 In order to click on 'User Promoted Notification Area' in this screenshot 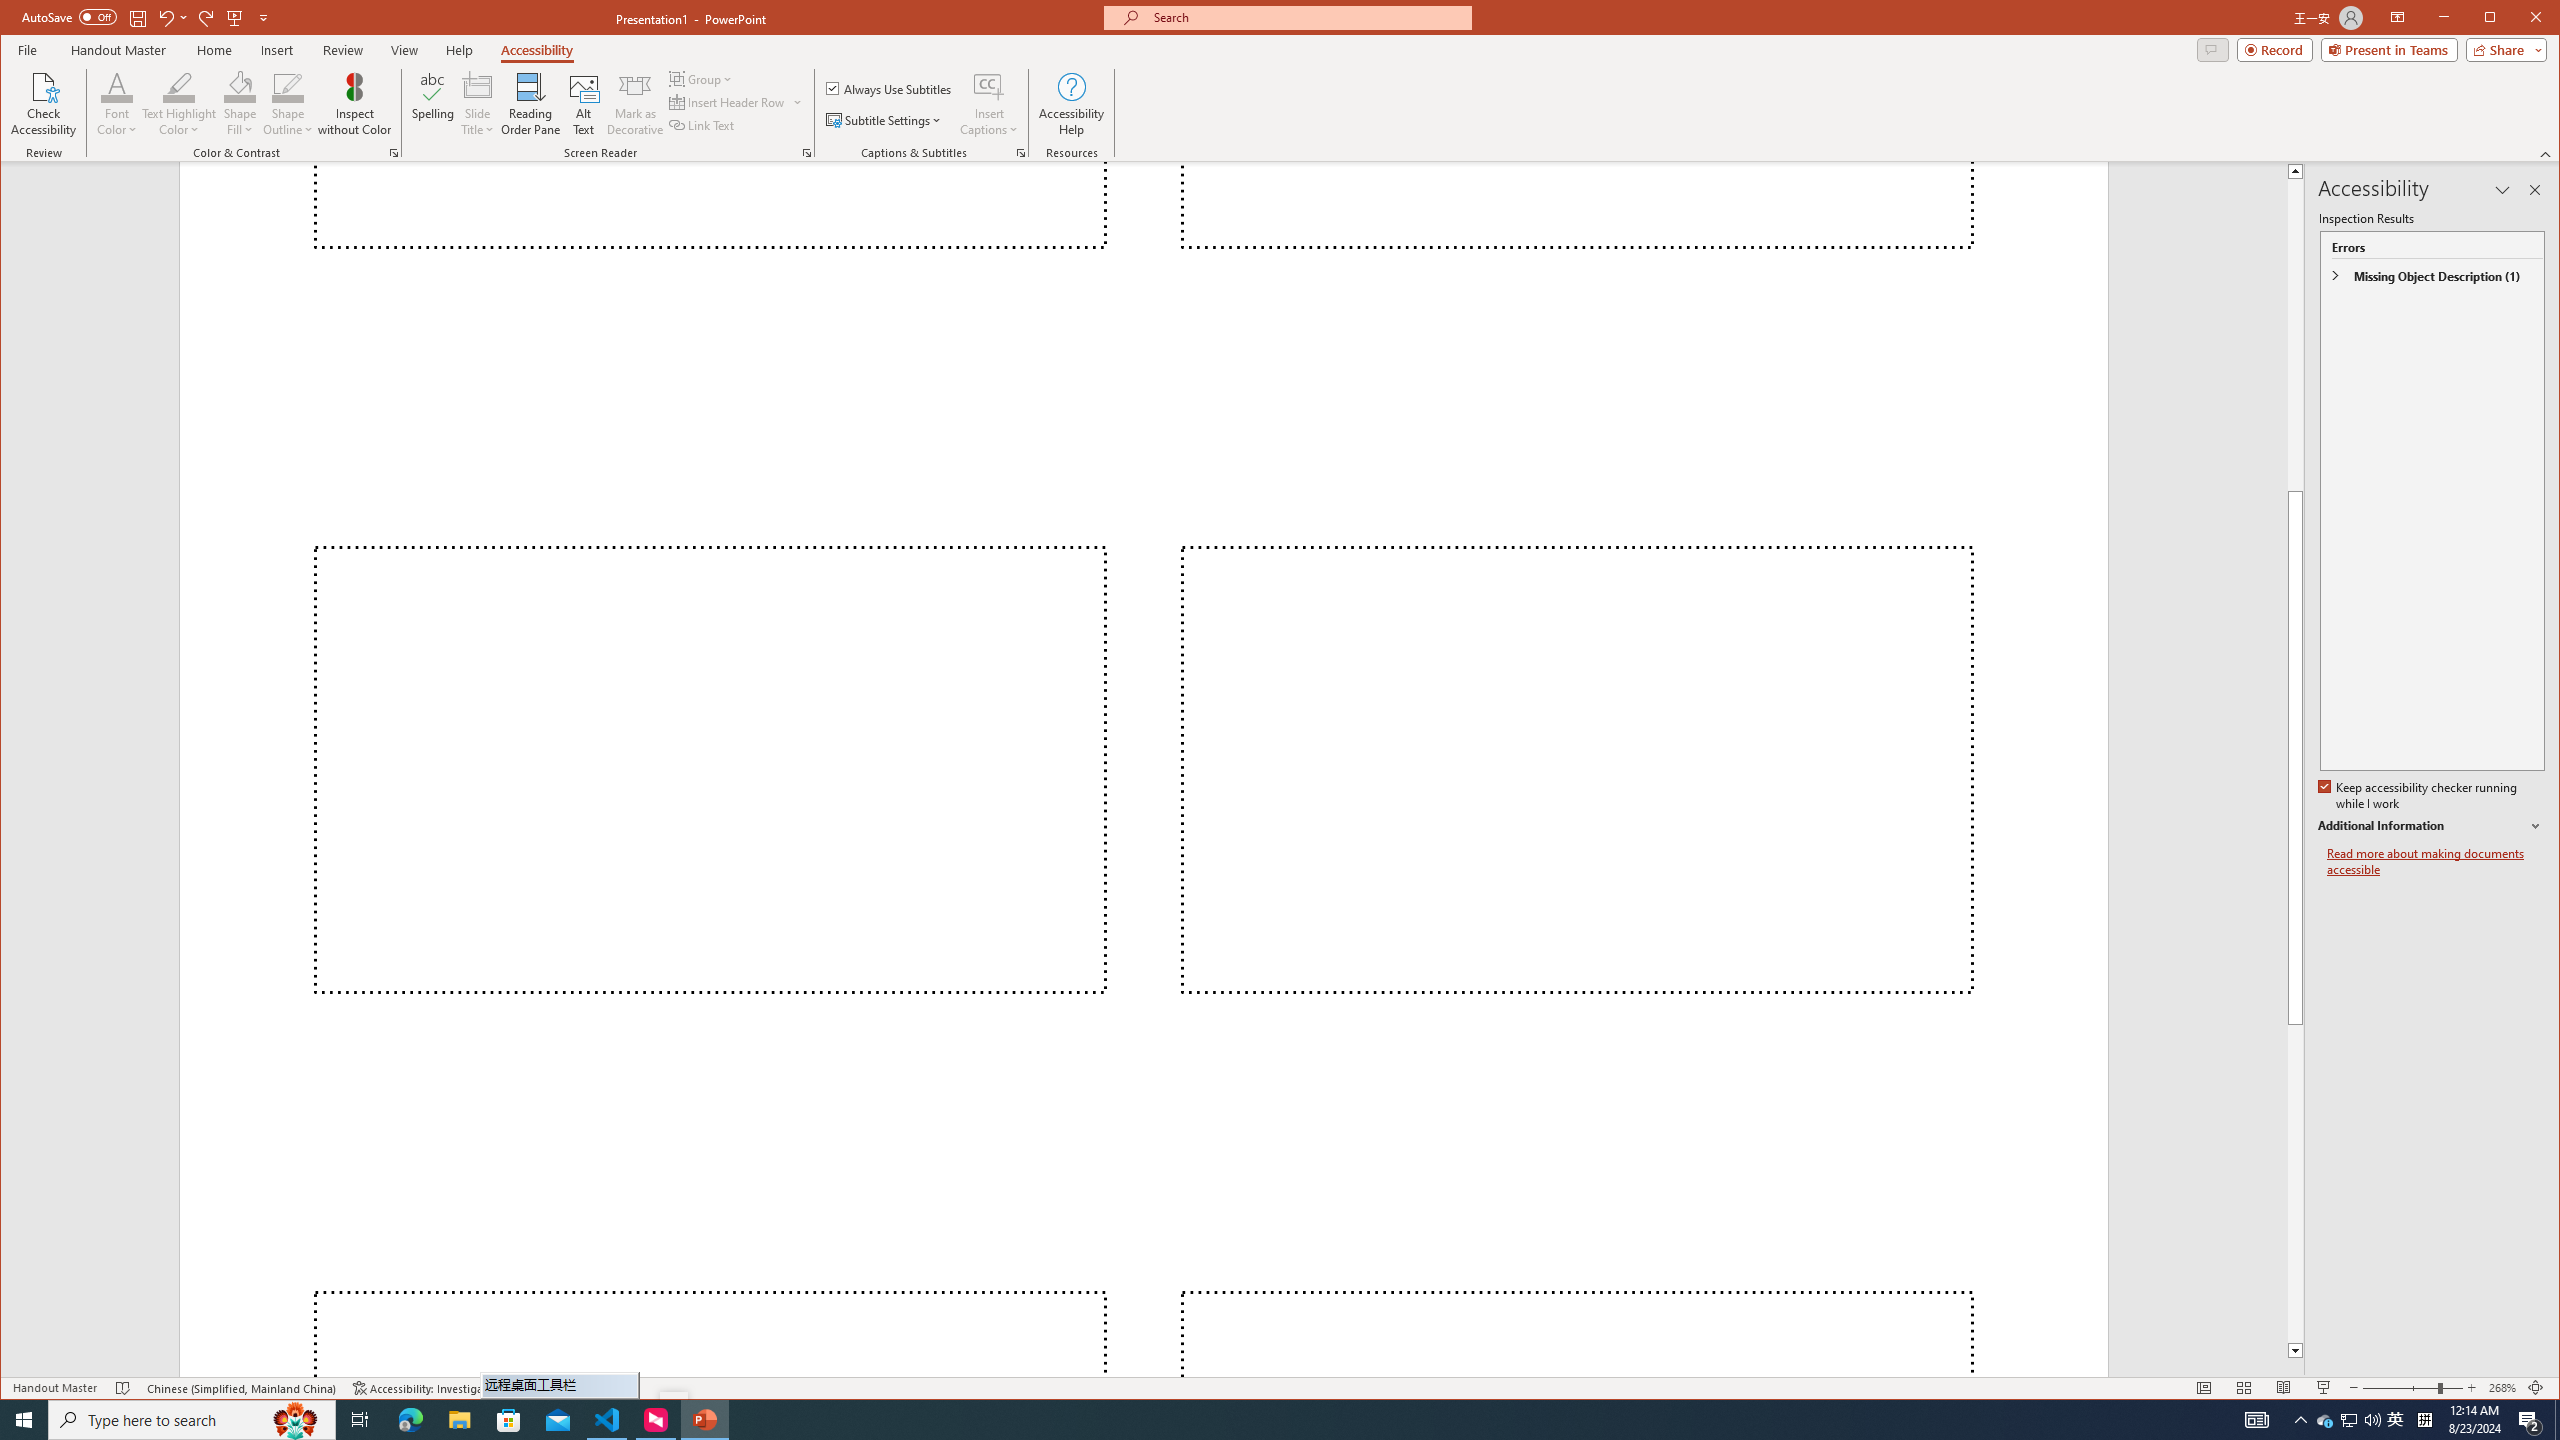, I will do `click(2349, 1418)`.